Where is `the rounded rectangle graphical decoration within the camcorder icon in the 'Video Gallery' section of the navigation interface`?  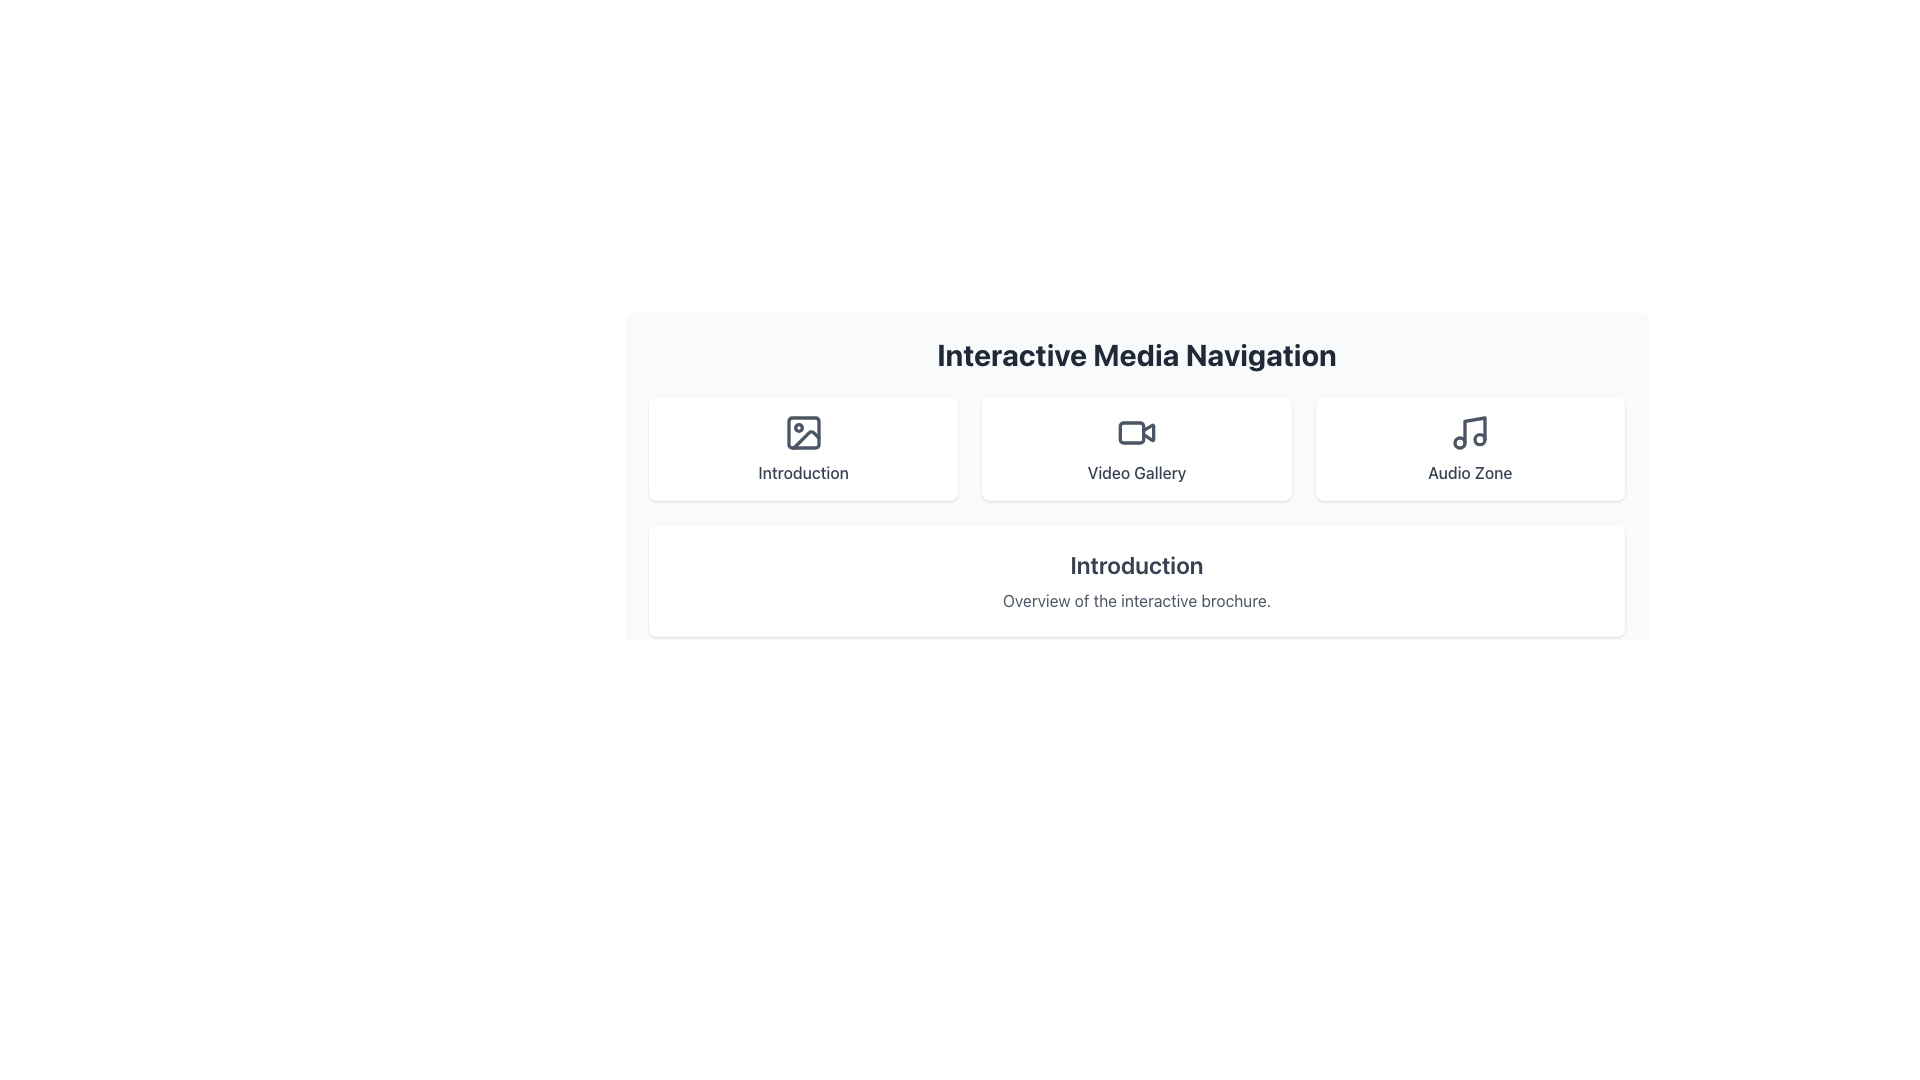 the rounded rectangle graphical decoration within the camcorder icon in the 'Video Gallery' section of the navigation interface is located at coordinates (1132, 431).